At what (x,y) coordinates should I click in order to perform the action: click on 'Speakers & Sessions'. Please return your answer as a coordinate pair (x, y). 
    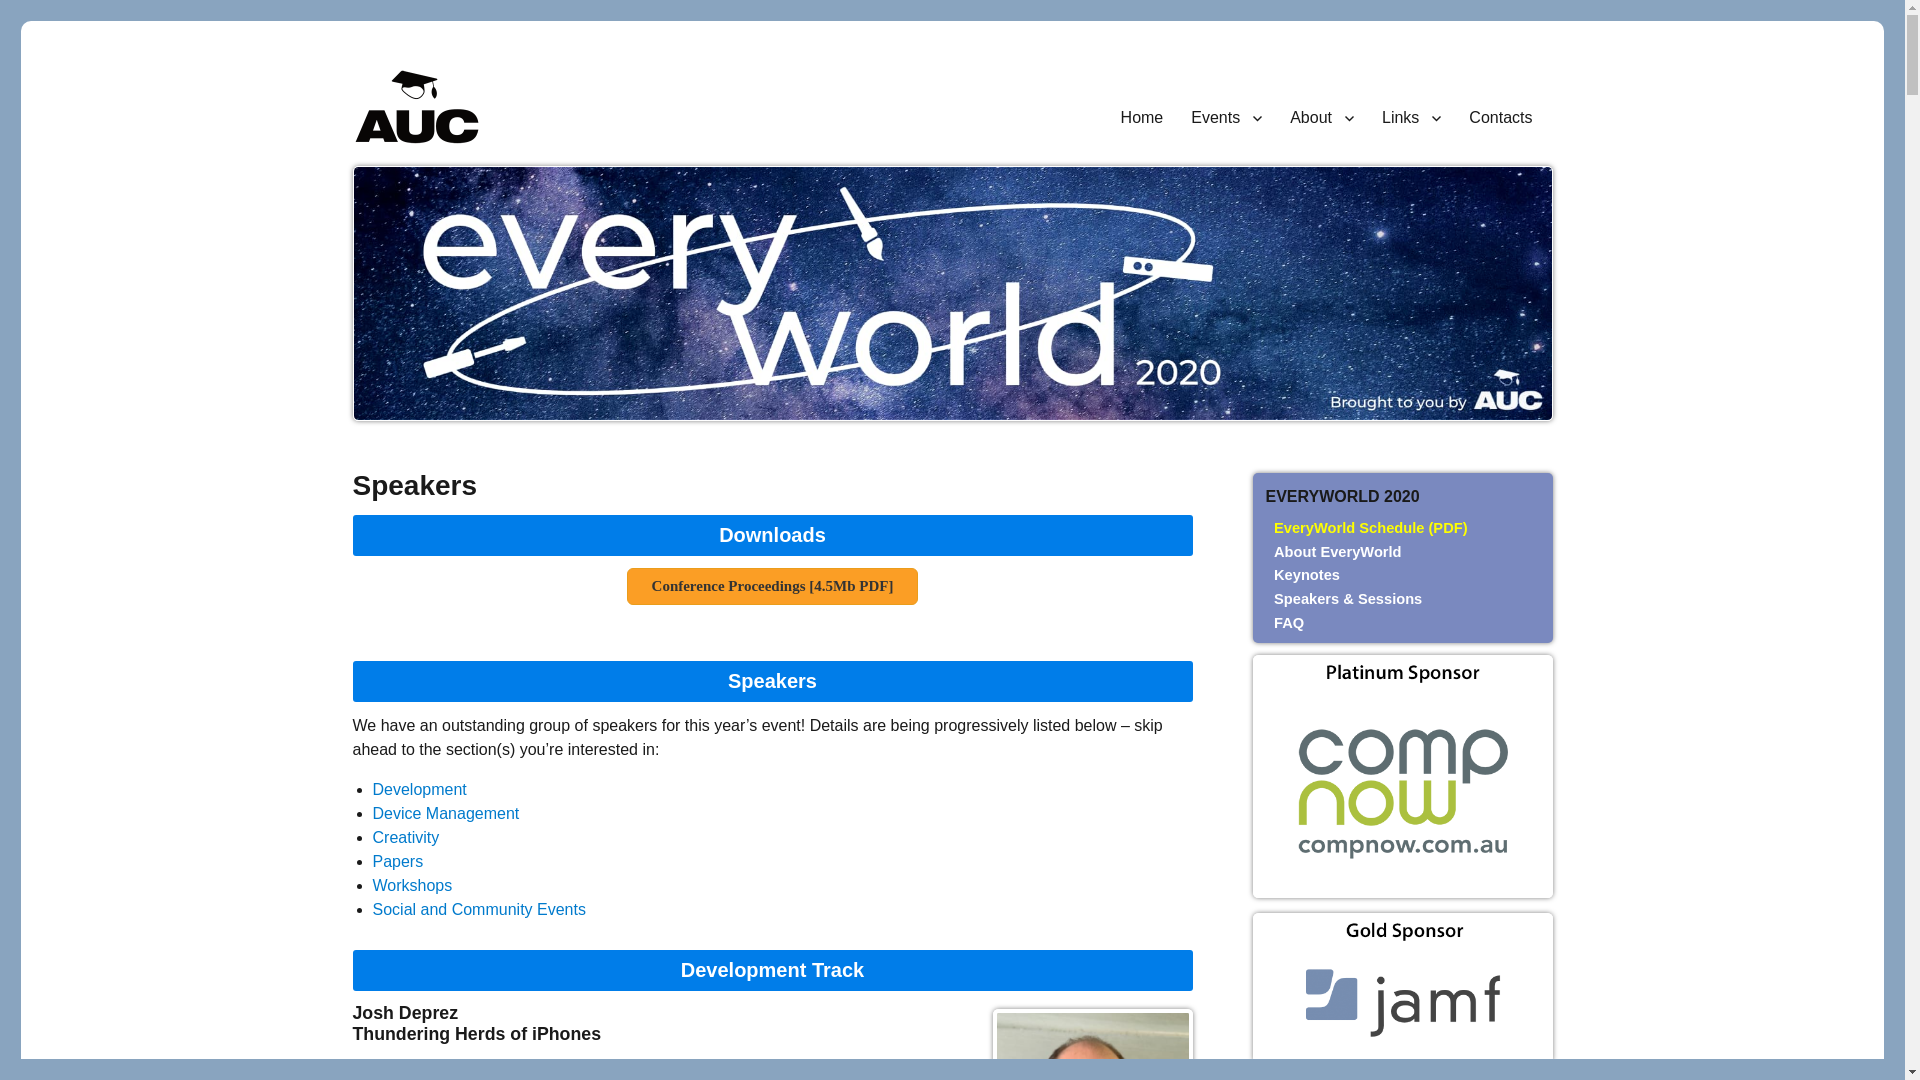
    Looking at the image, I should click on (1348, 597).